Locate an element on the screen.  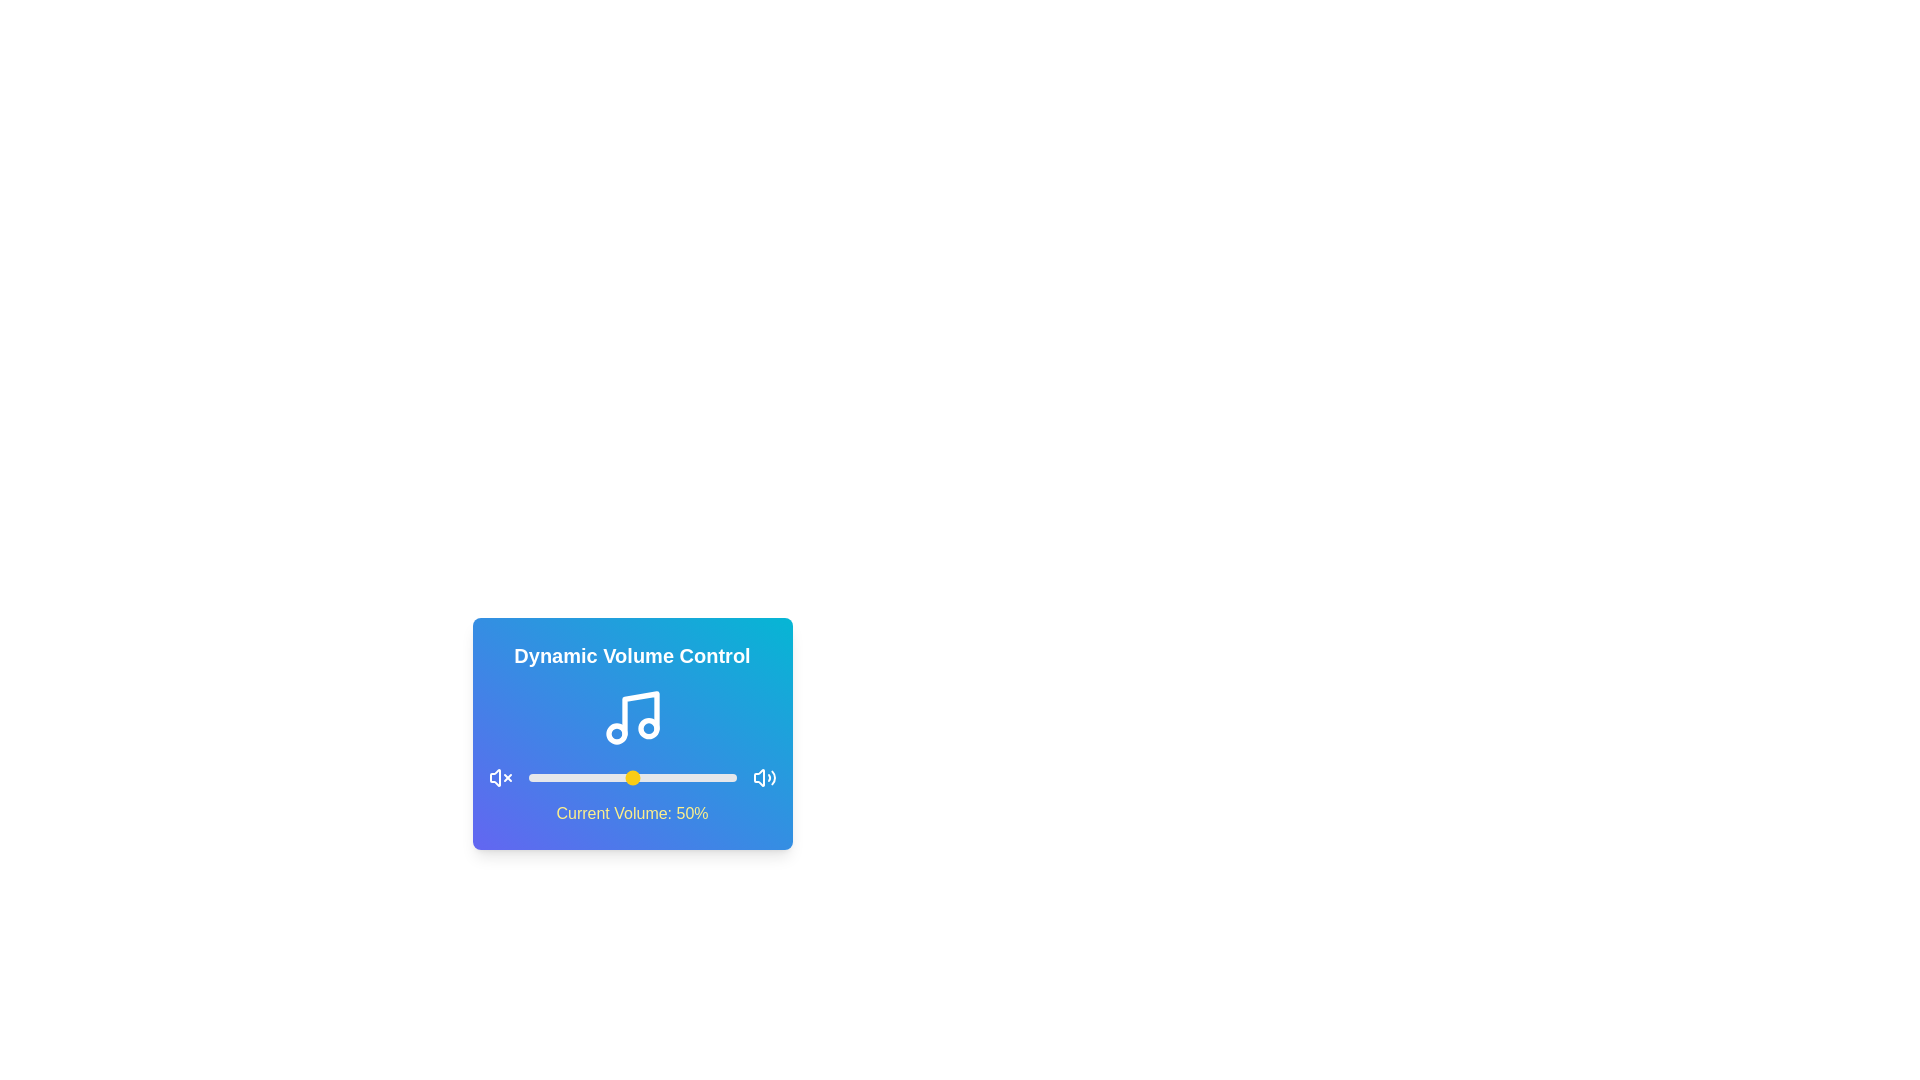
the volume to 0% by adjusting the slider is located at coordinates (528, 777).